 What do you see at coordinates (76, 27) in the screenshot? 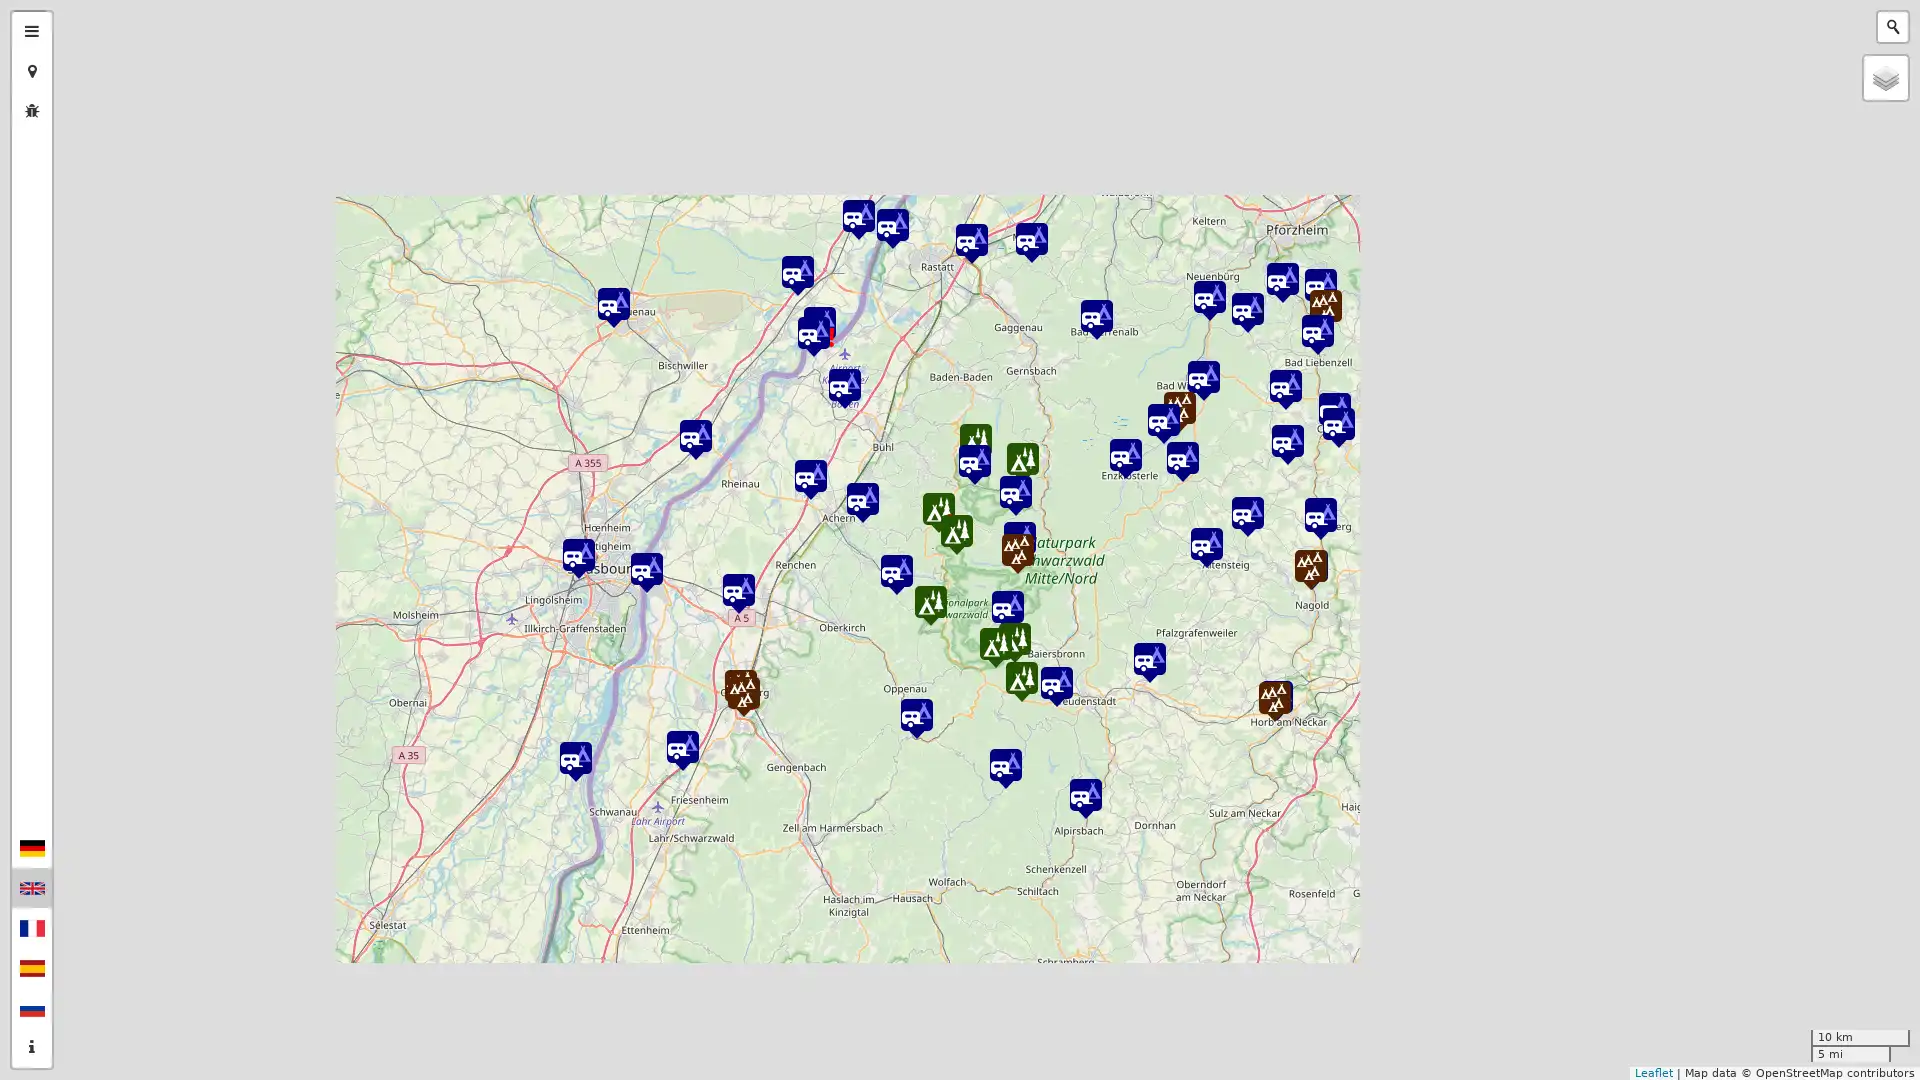
I see `Zoom in` at bounding box center [76, 27].